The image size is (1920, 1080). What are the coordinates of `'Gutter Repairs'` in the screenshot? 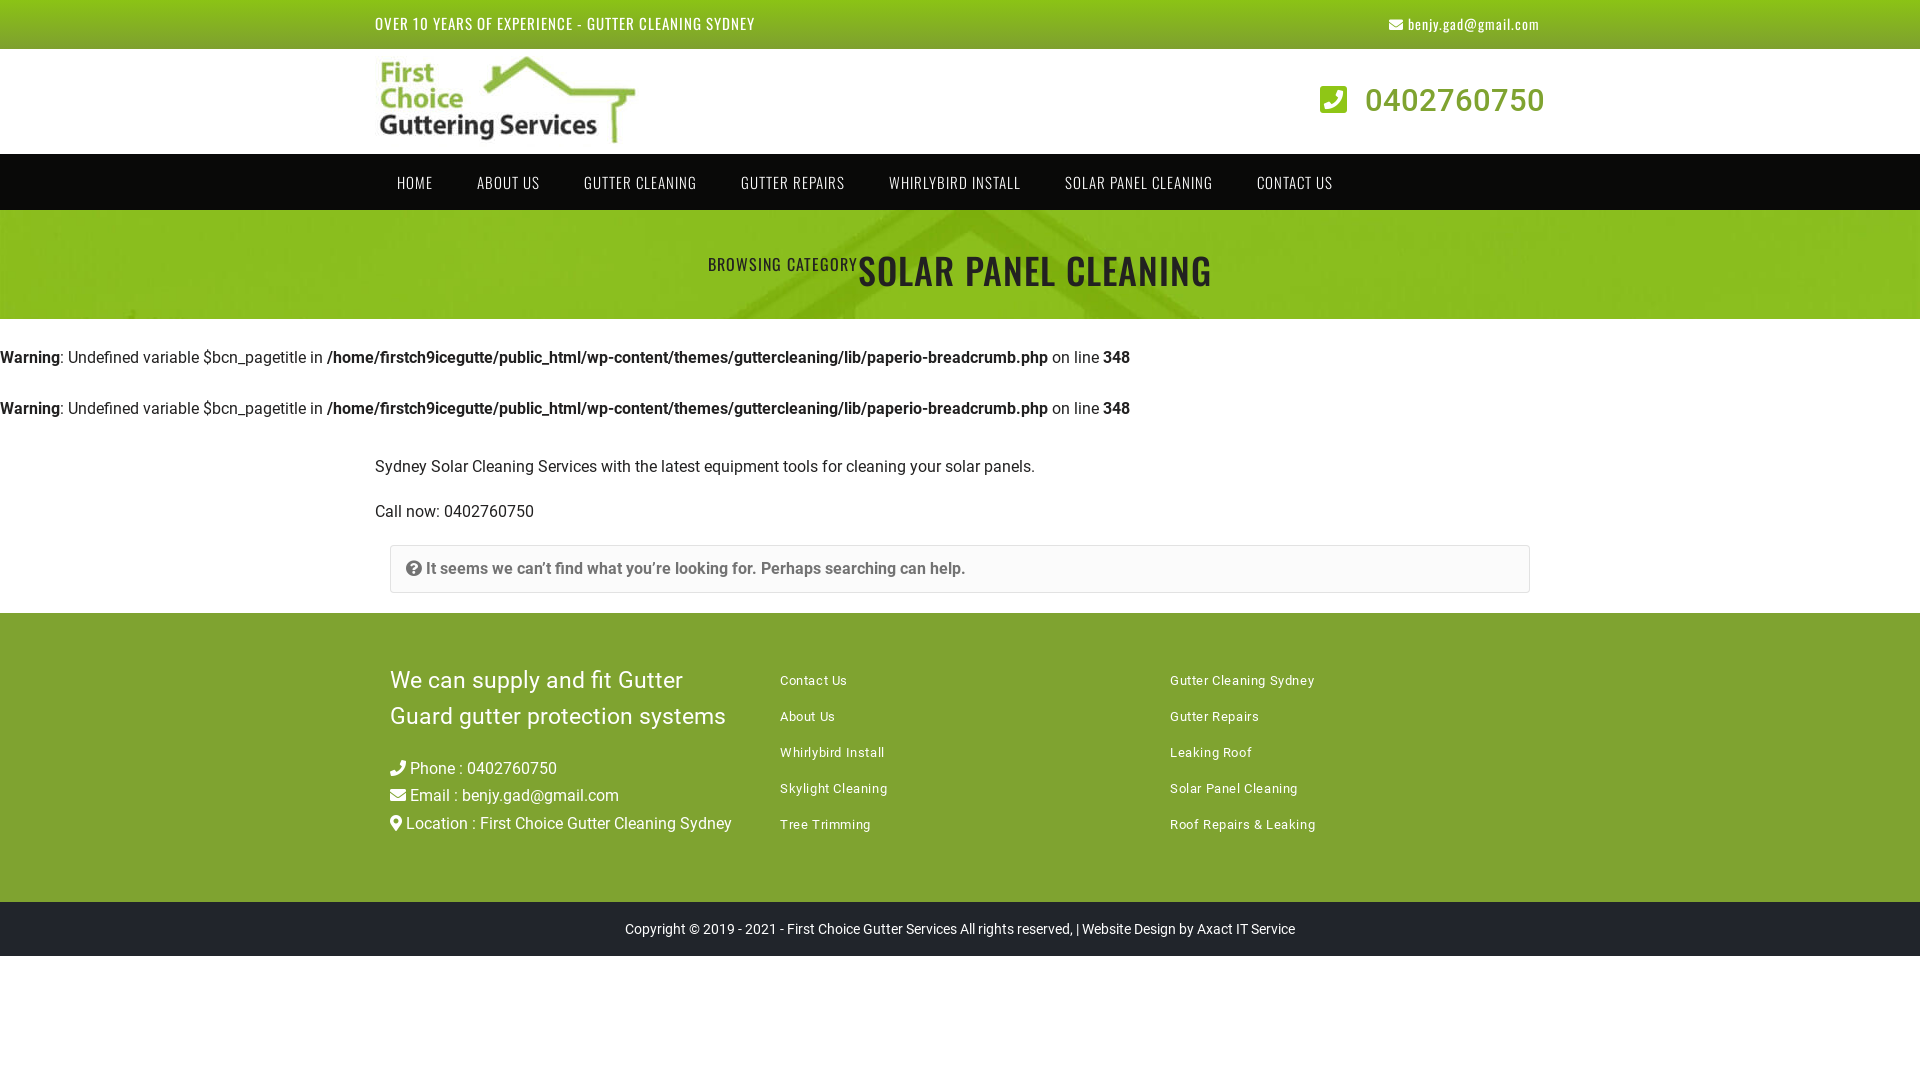 It's located at (1213, 715).